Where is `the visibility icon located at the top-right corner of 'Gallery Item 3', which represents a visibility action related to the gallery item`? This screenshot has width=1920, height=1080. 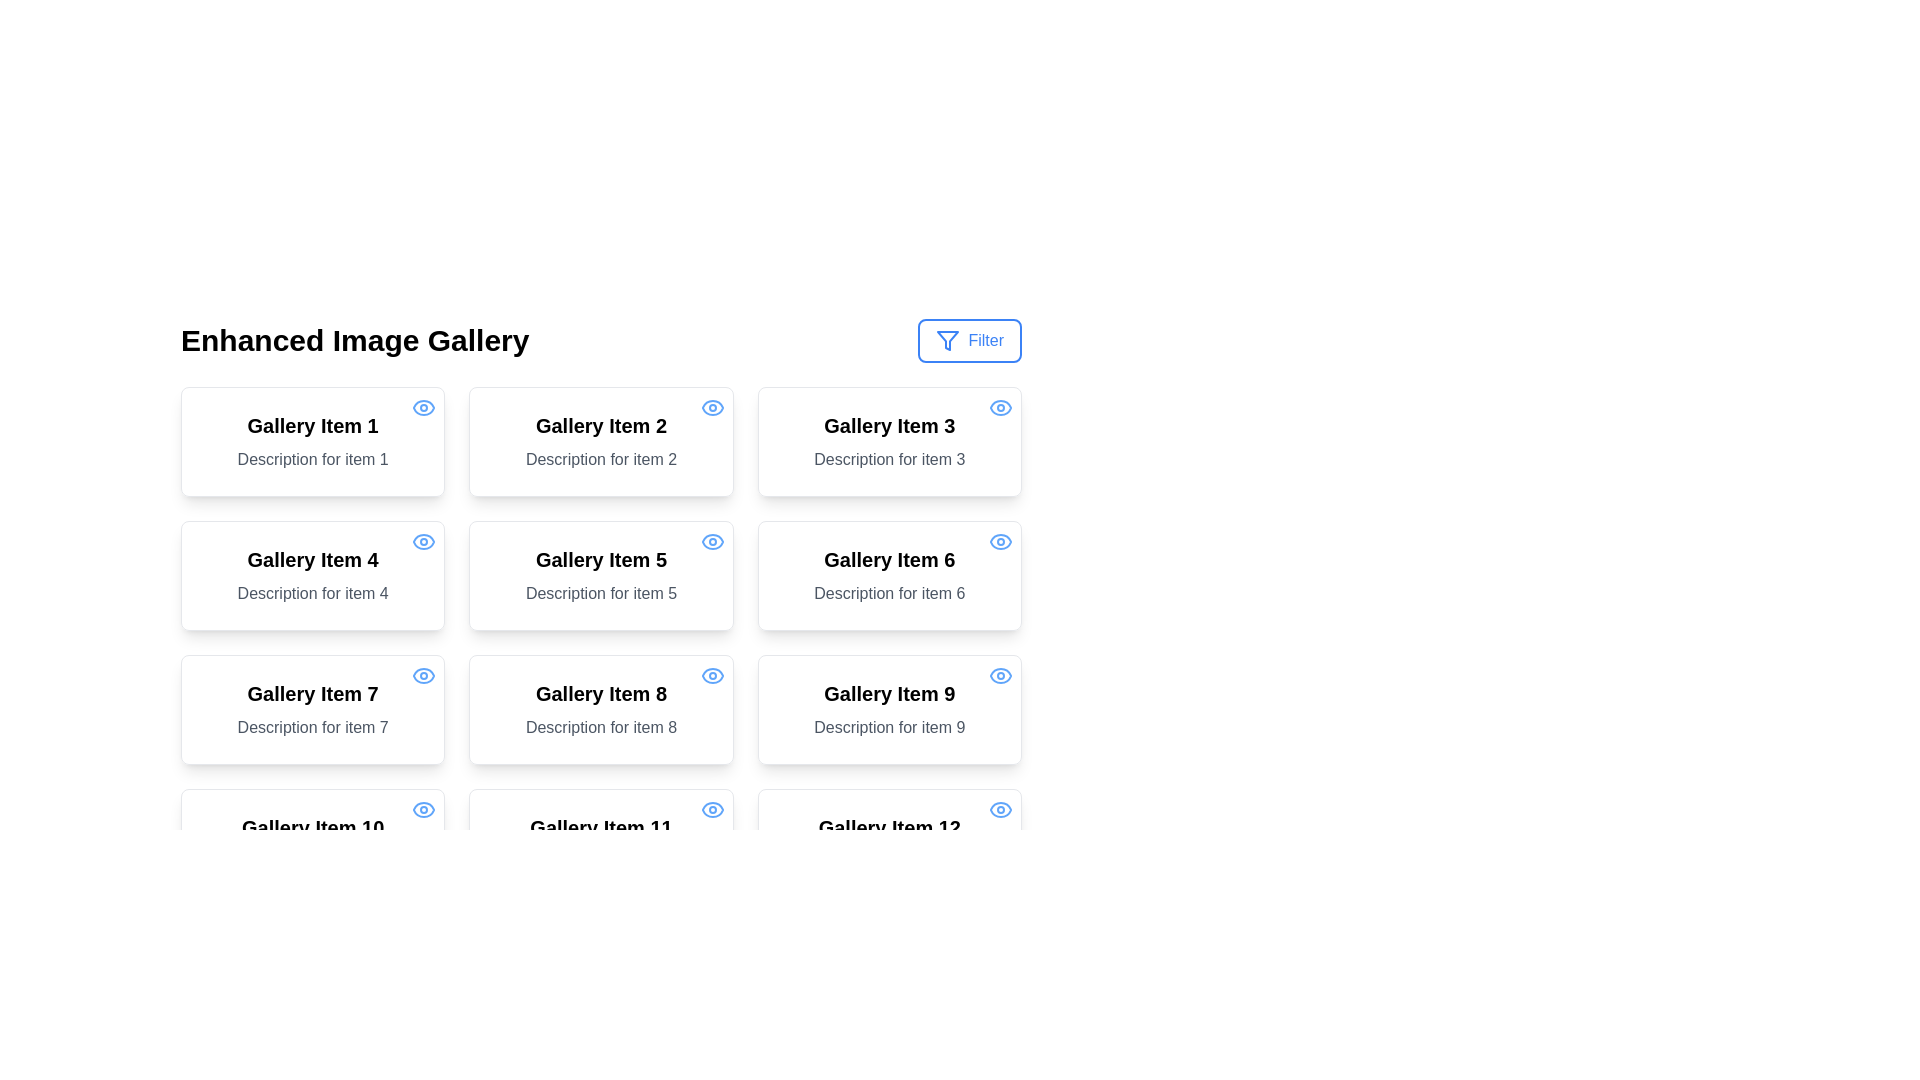 the visibility icon located at the top-right corner of 'Gallery Item 3', which represents a visibility action related to the gallery item is located at coordinates (1001, 407).